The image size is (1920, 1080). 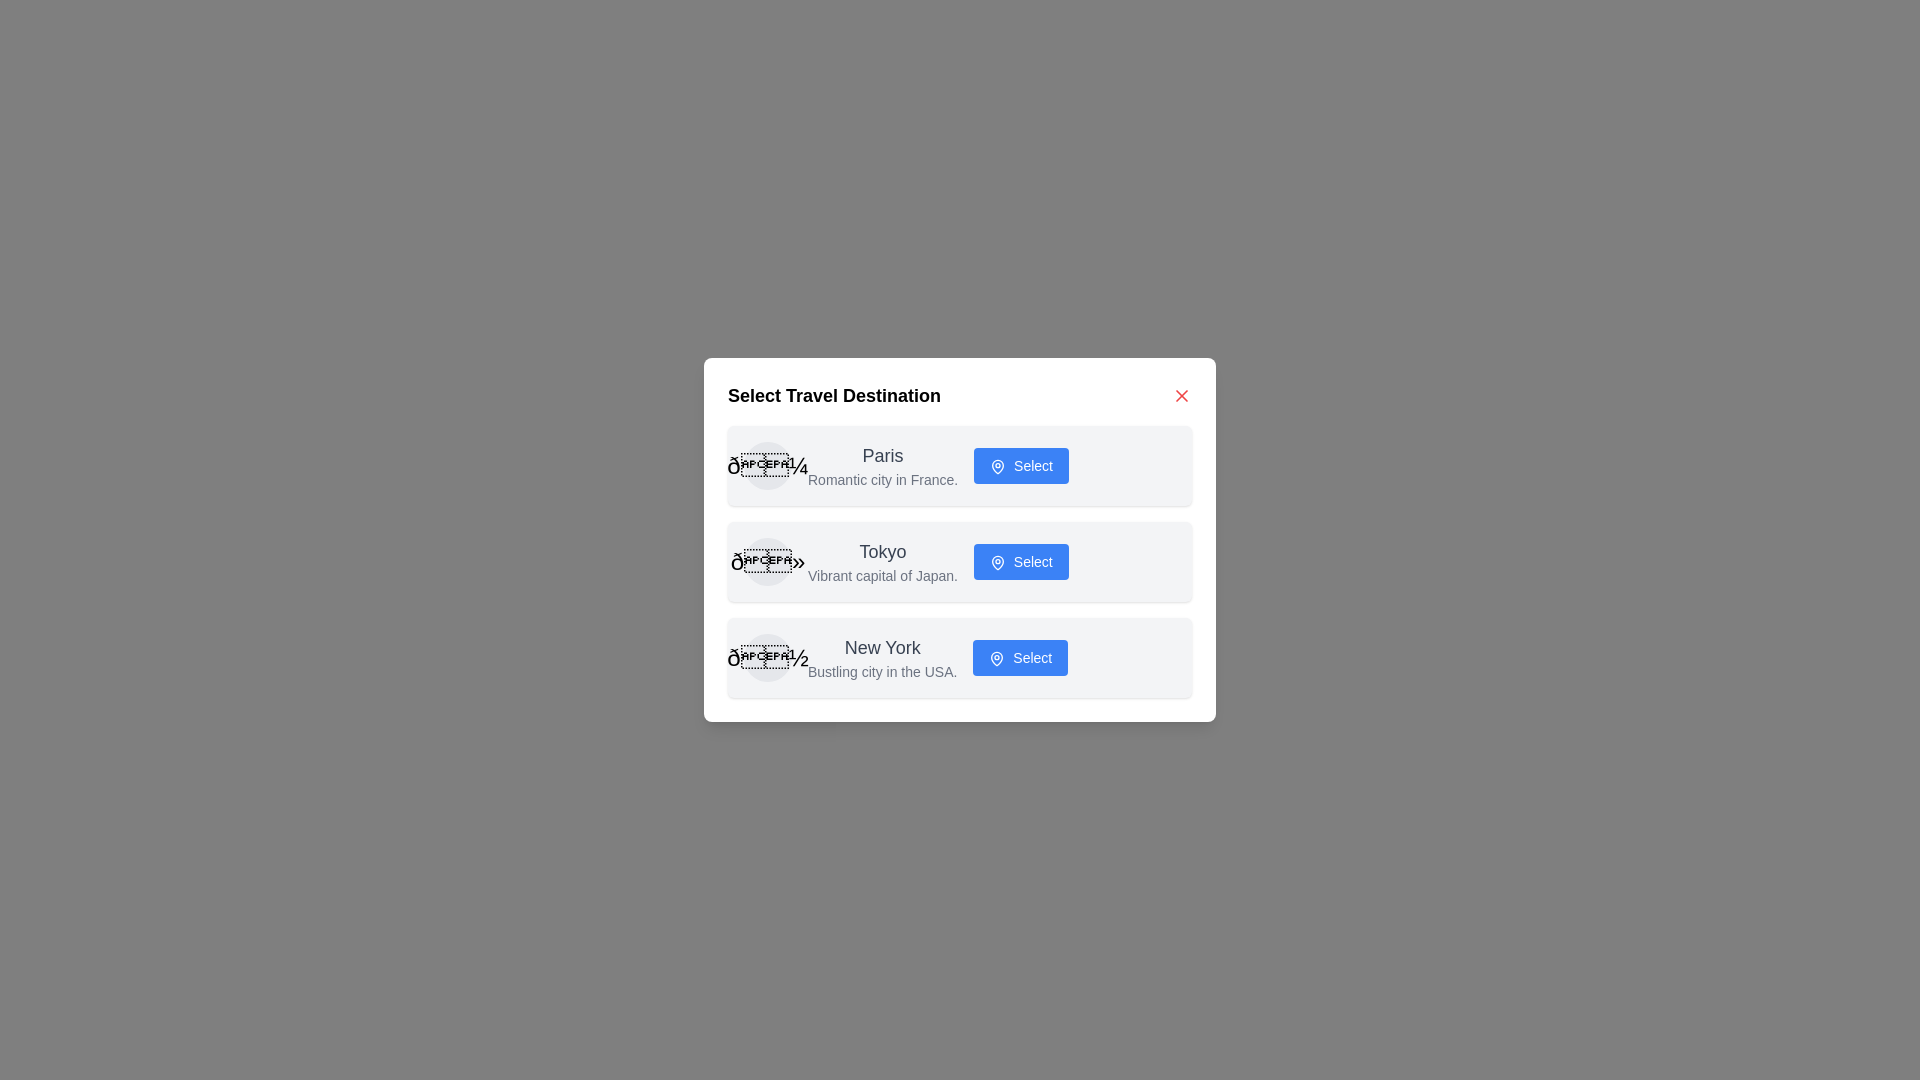 I want to click on the close button to close the dialog, so click(x=1181, y=396).